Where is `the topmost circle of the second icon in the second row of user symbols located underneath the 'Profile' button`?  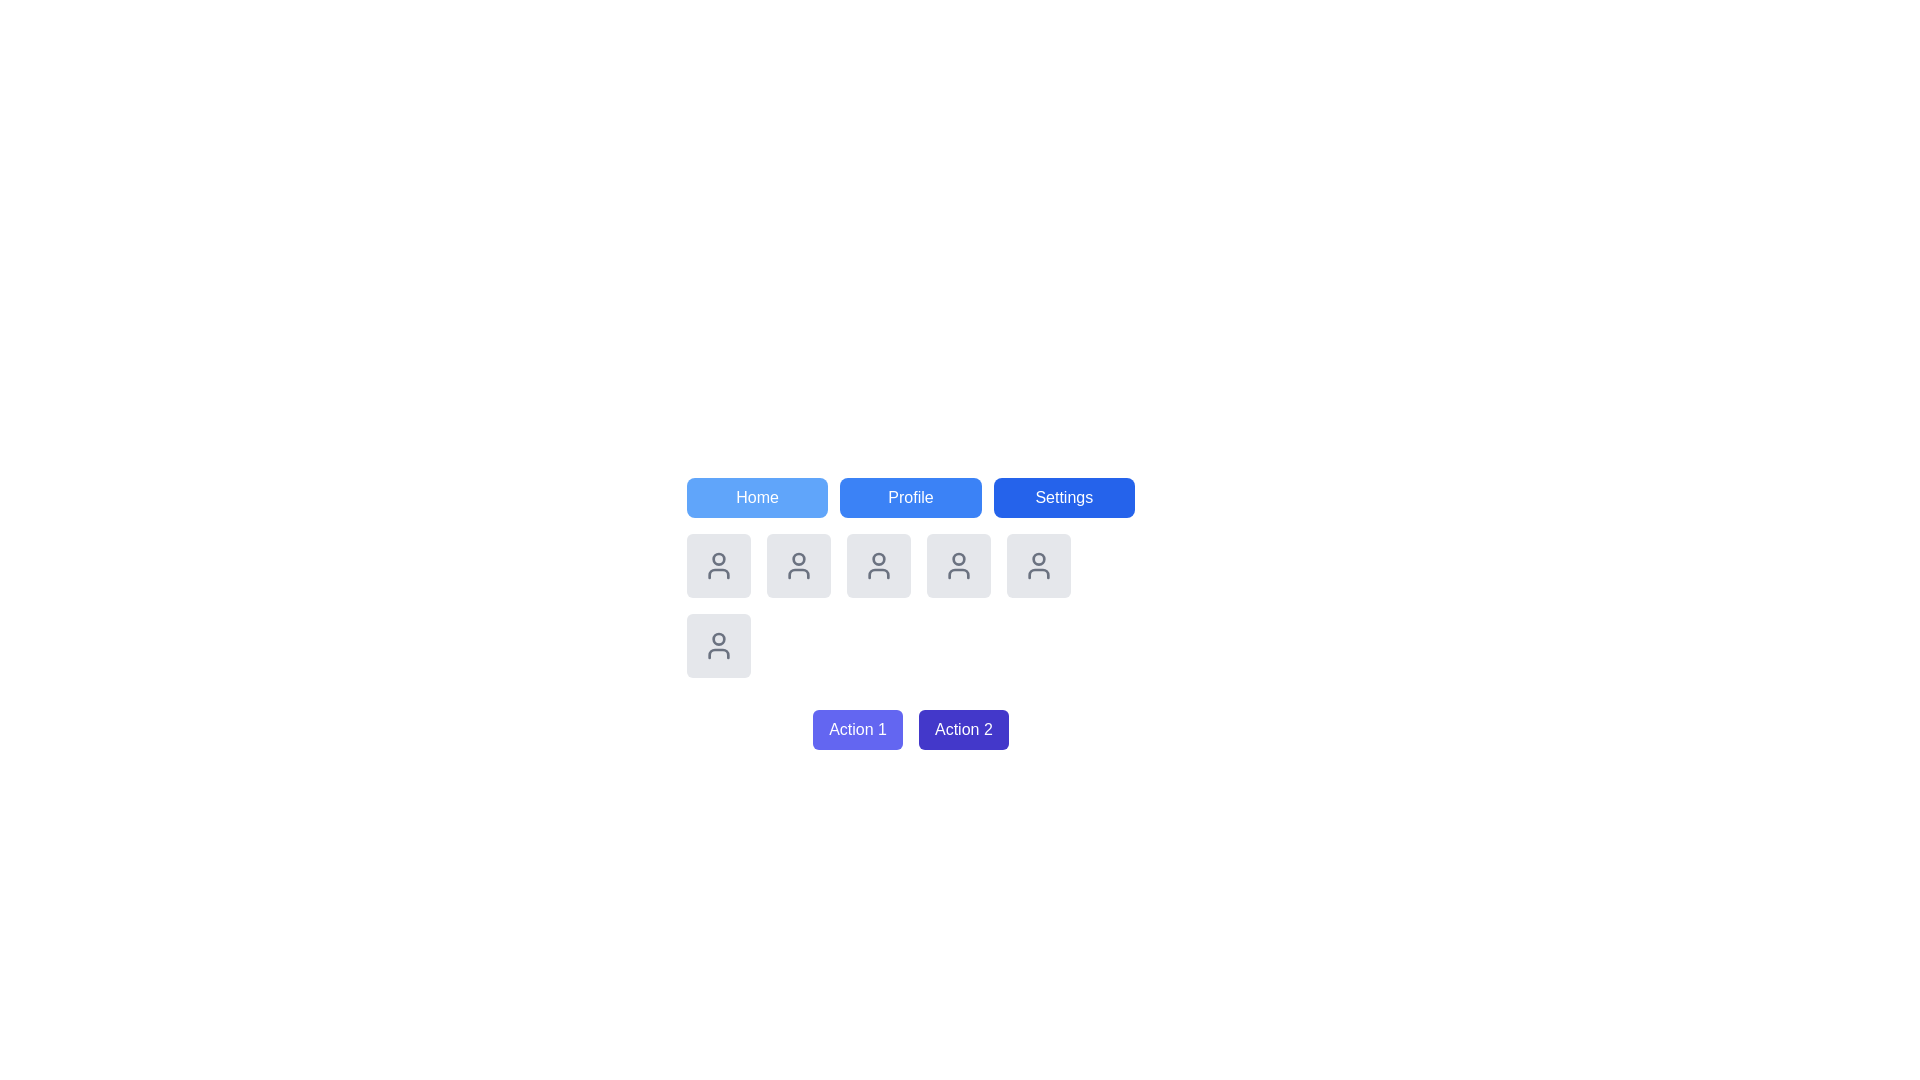
the topmost circle of the second icon in the second row of user symbols located underneath the 'Profile' button is located at coordinates (878, 559).